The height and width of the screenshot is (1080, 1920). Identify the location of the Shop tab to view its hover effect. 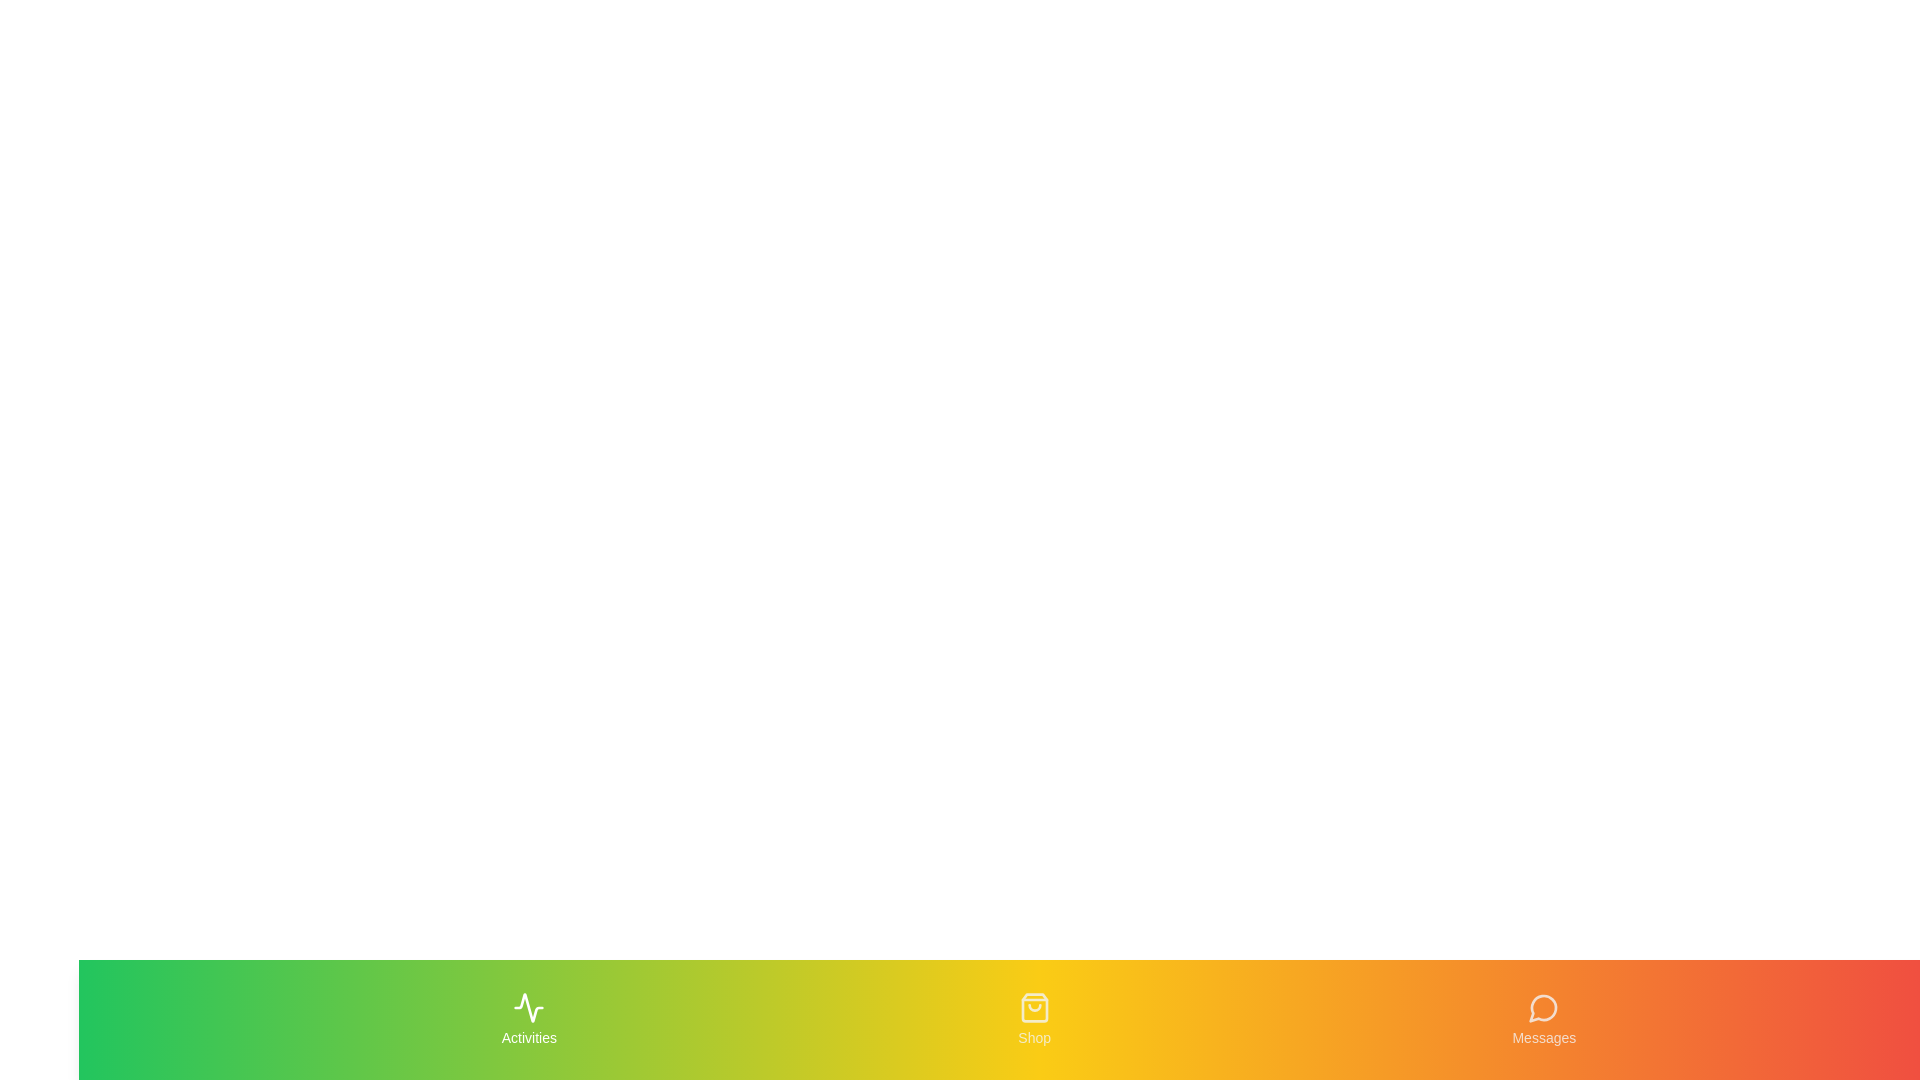
(1035, 1019).